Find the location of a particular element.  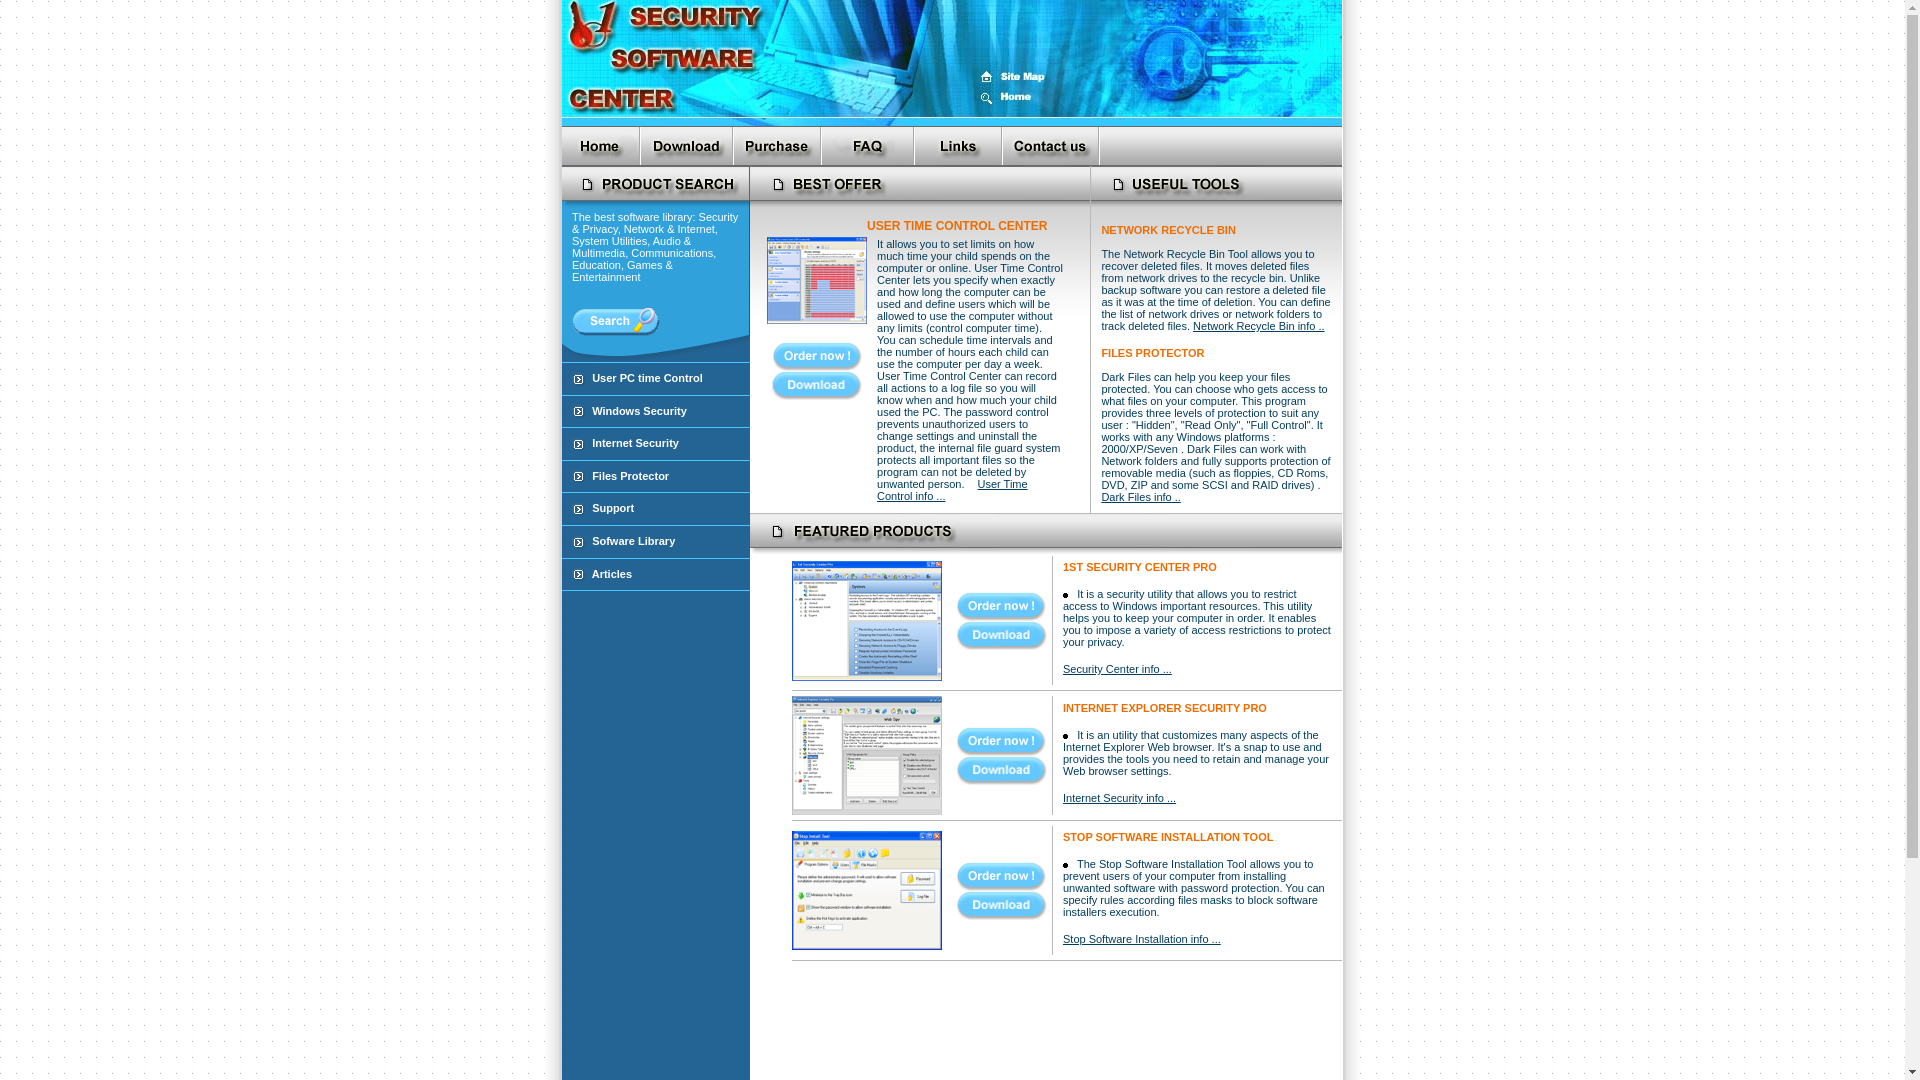

'search software' is located at coordinates (615, 321).